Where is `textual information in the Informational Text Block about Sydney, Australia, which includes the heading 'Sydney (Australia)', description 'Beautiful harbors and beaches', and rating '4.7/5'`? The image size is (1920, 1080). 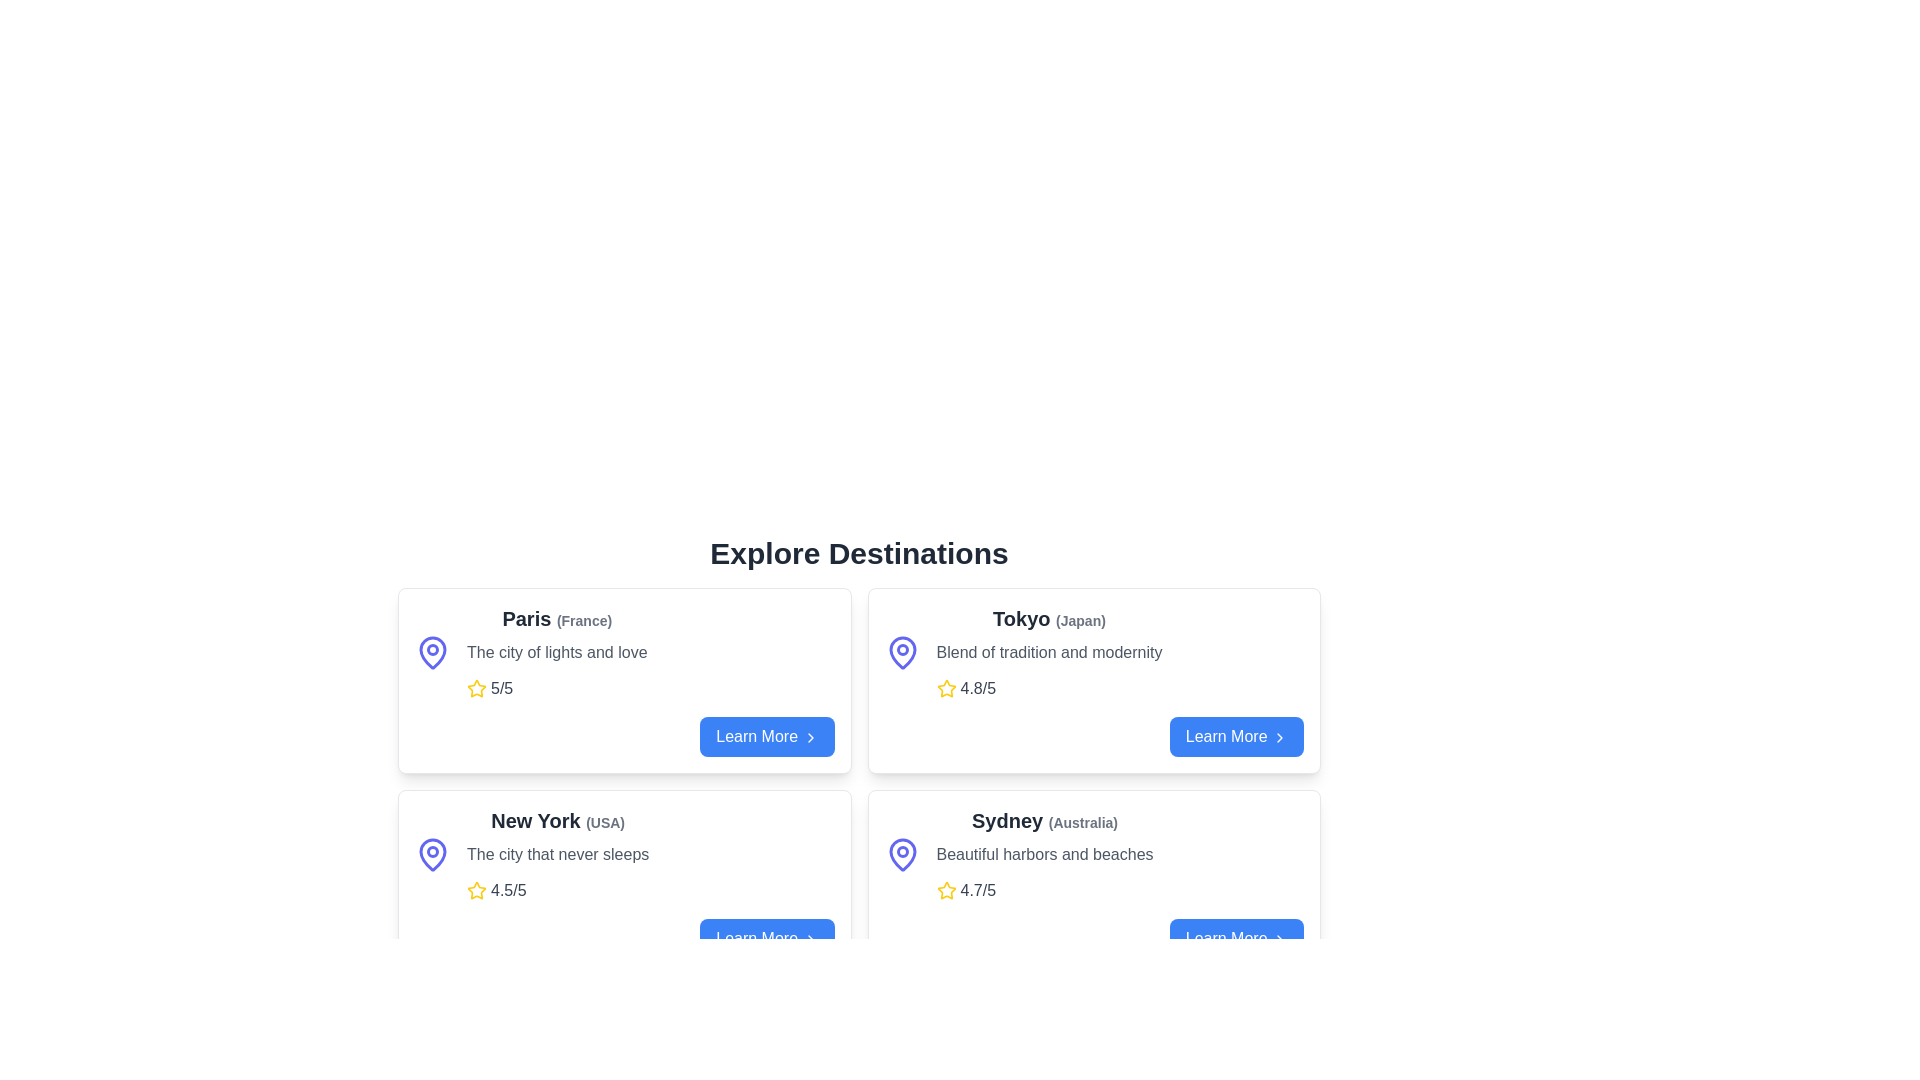
textual information in the Informational Text Block about Sydney, Australia, which includes the heading 'Sydney (Australia)', description 'Beautiful harbors and beaches', and rating '4.7/5' is located at coordinates (1093, 855).